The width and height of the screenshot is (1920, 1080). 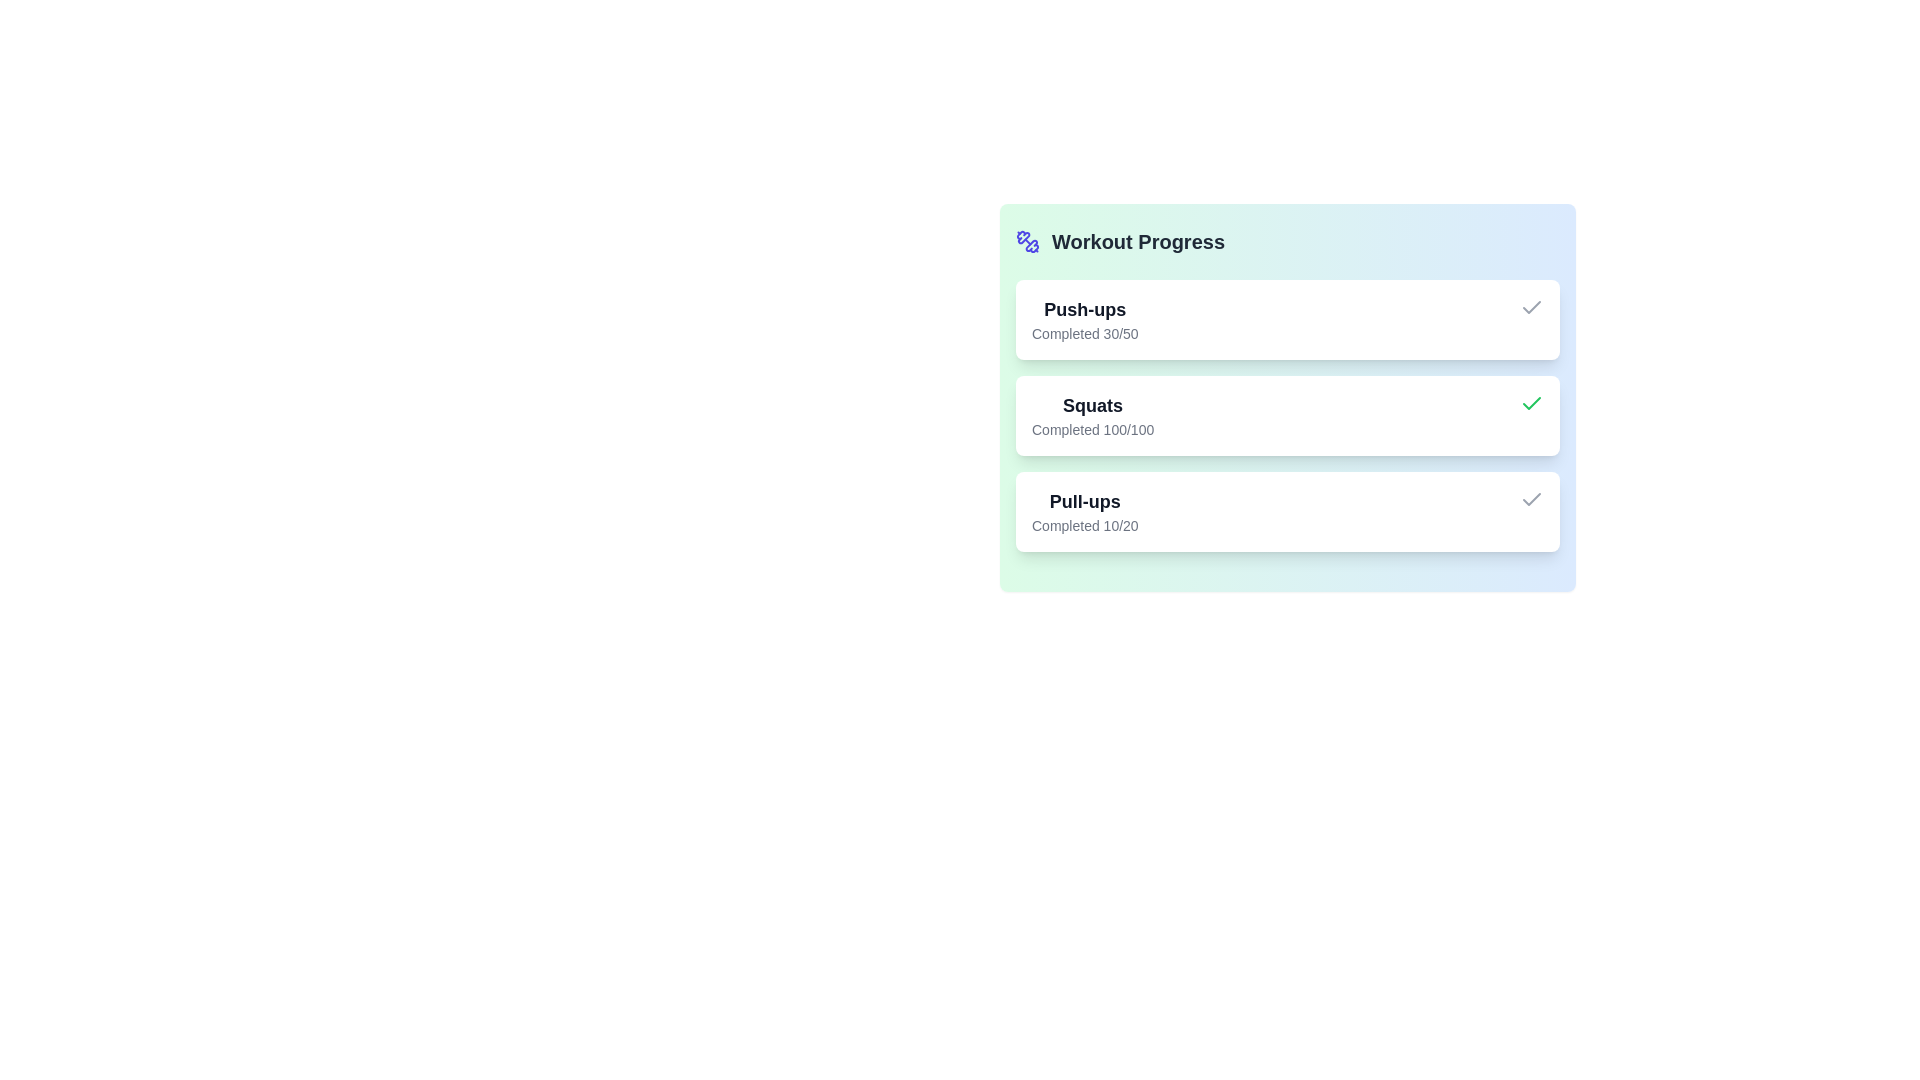 What do you see at coordinates (1027, 241) in the screenshot?
I see `the decorative icon located to the left of the 'Workout Progress' title, which complements the fitness theme` at bounding box center [1027, 241].